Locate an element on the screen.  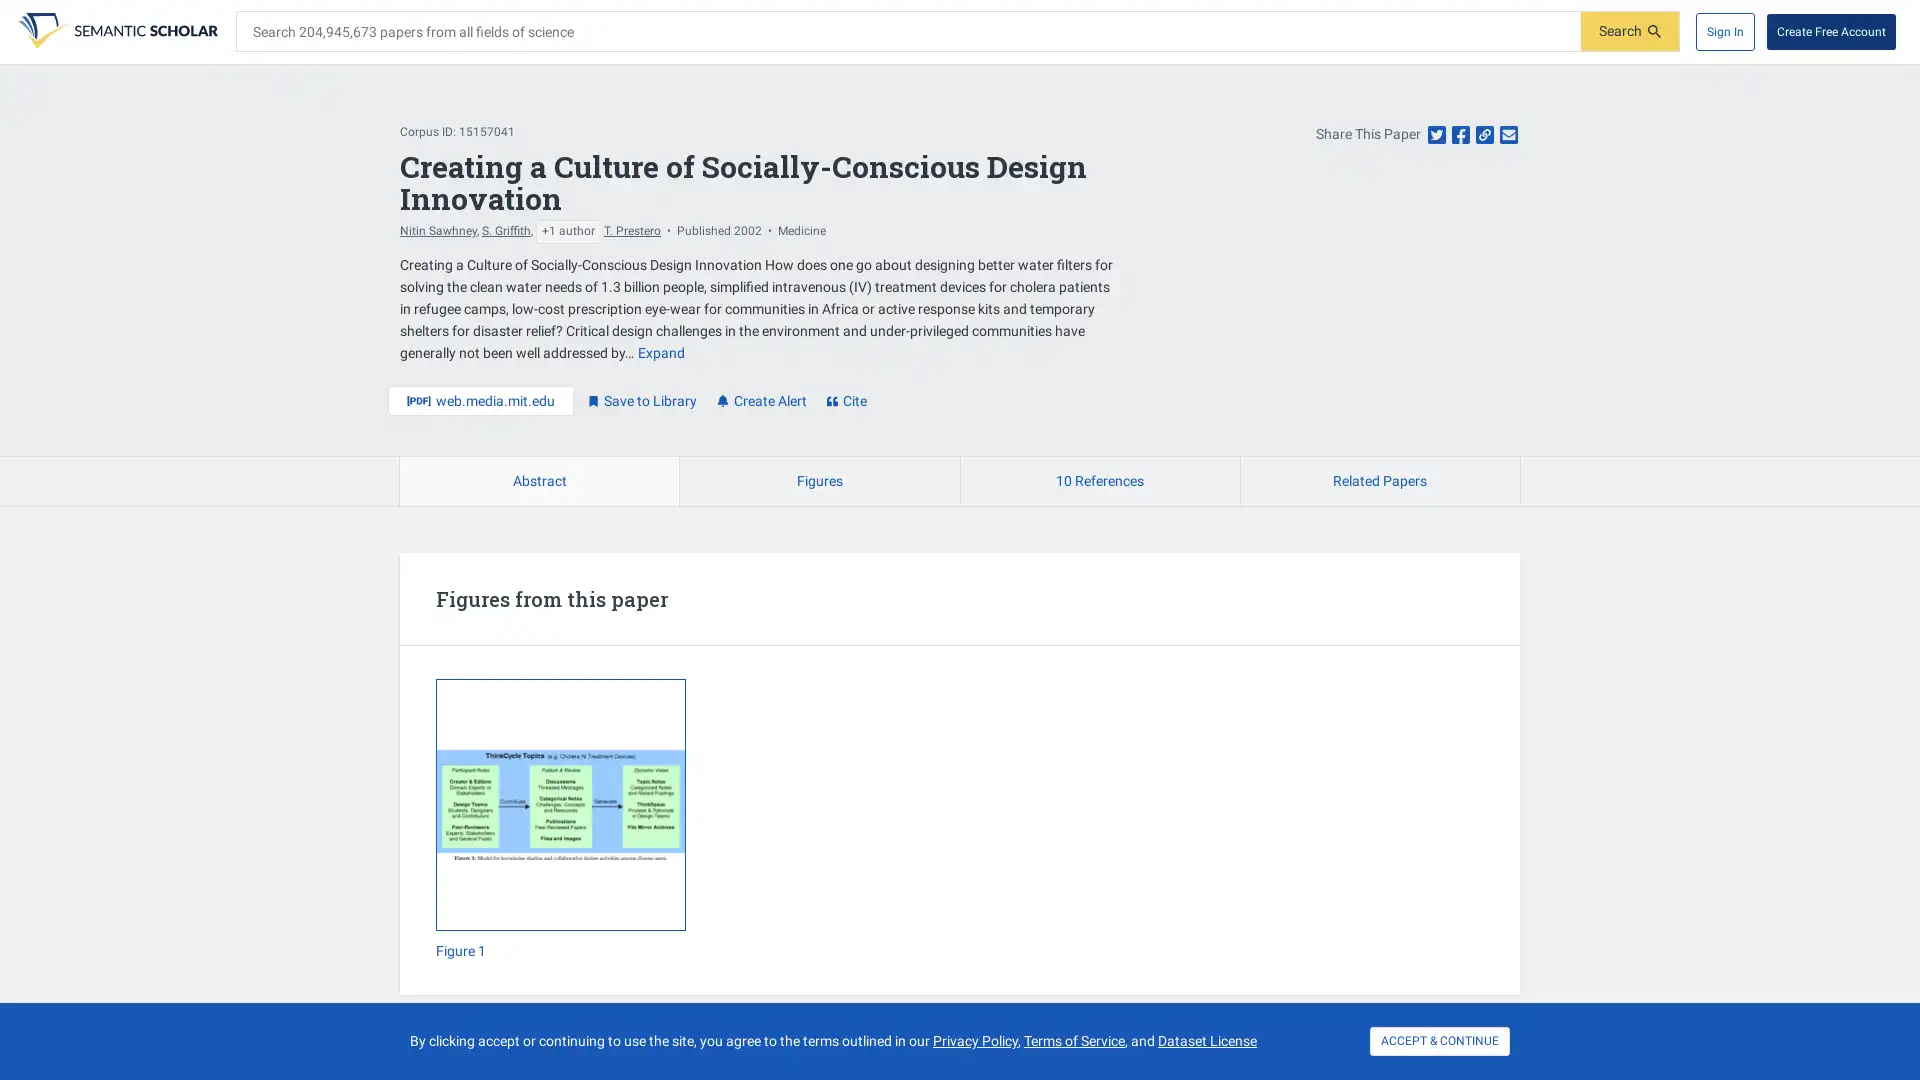
Share on Twitter is located at coordinates (1435, 135).